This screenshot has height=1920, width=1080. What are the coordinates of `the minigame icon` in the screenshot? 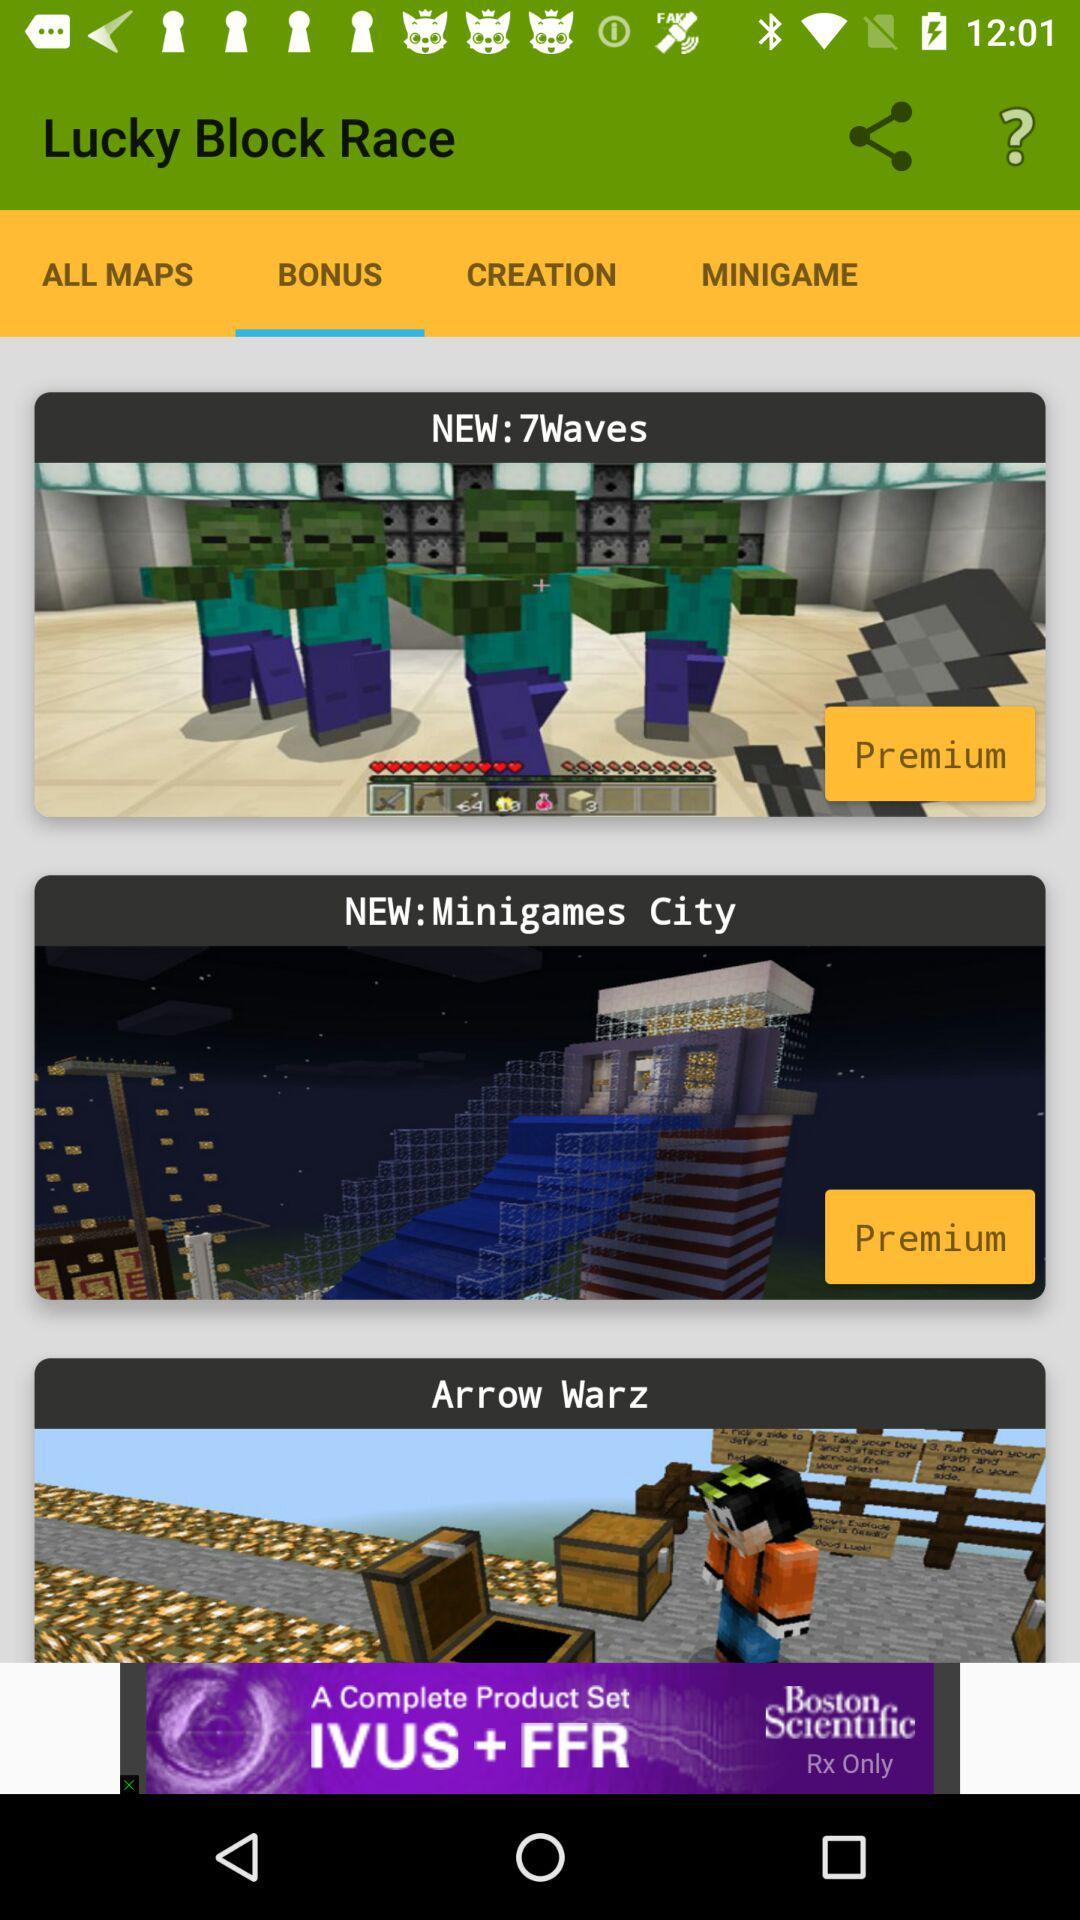 It's located at (778, 272).